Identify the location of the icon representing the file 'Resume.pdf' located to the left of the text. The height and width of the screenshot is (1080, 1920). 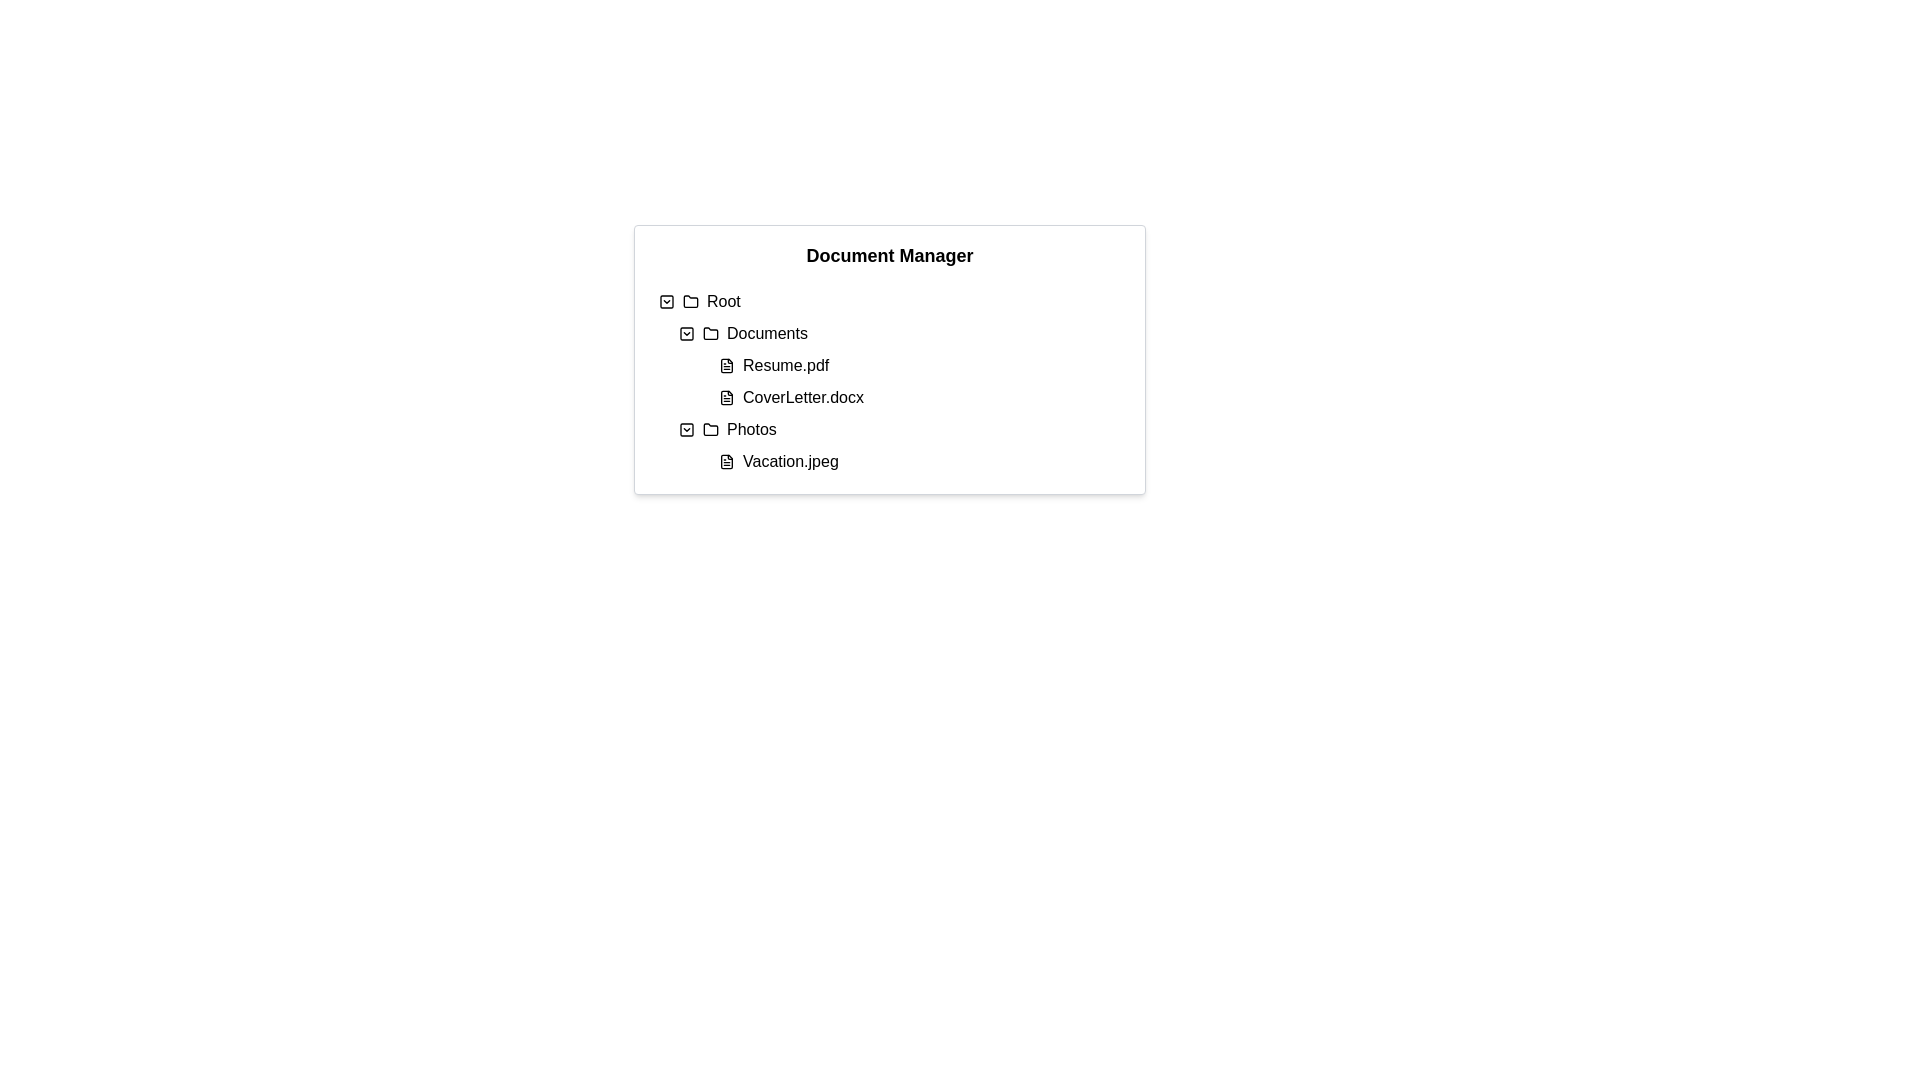
(725, 366).